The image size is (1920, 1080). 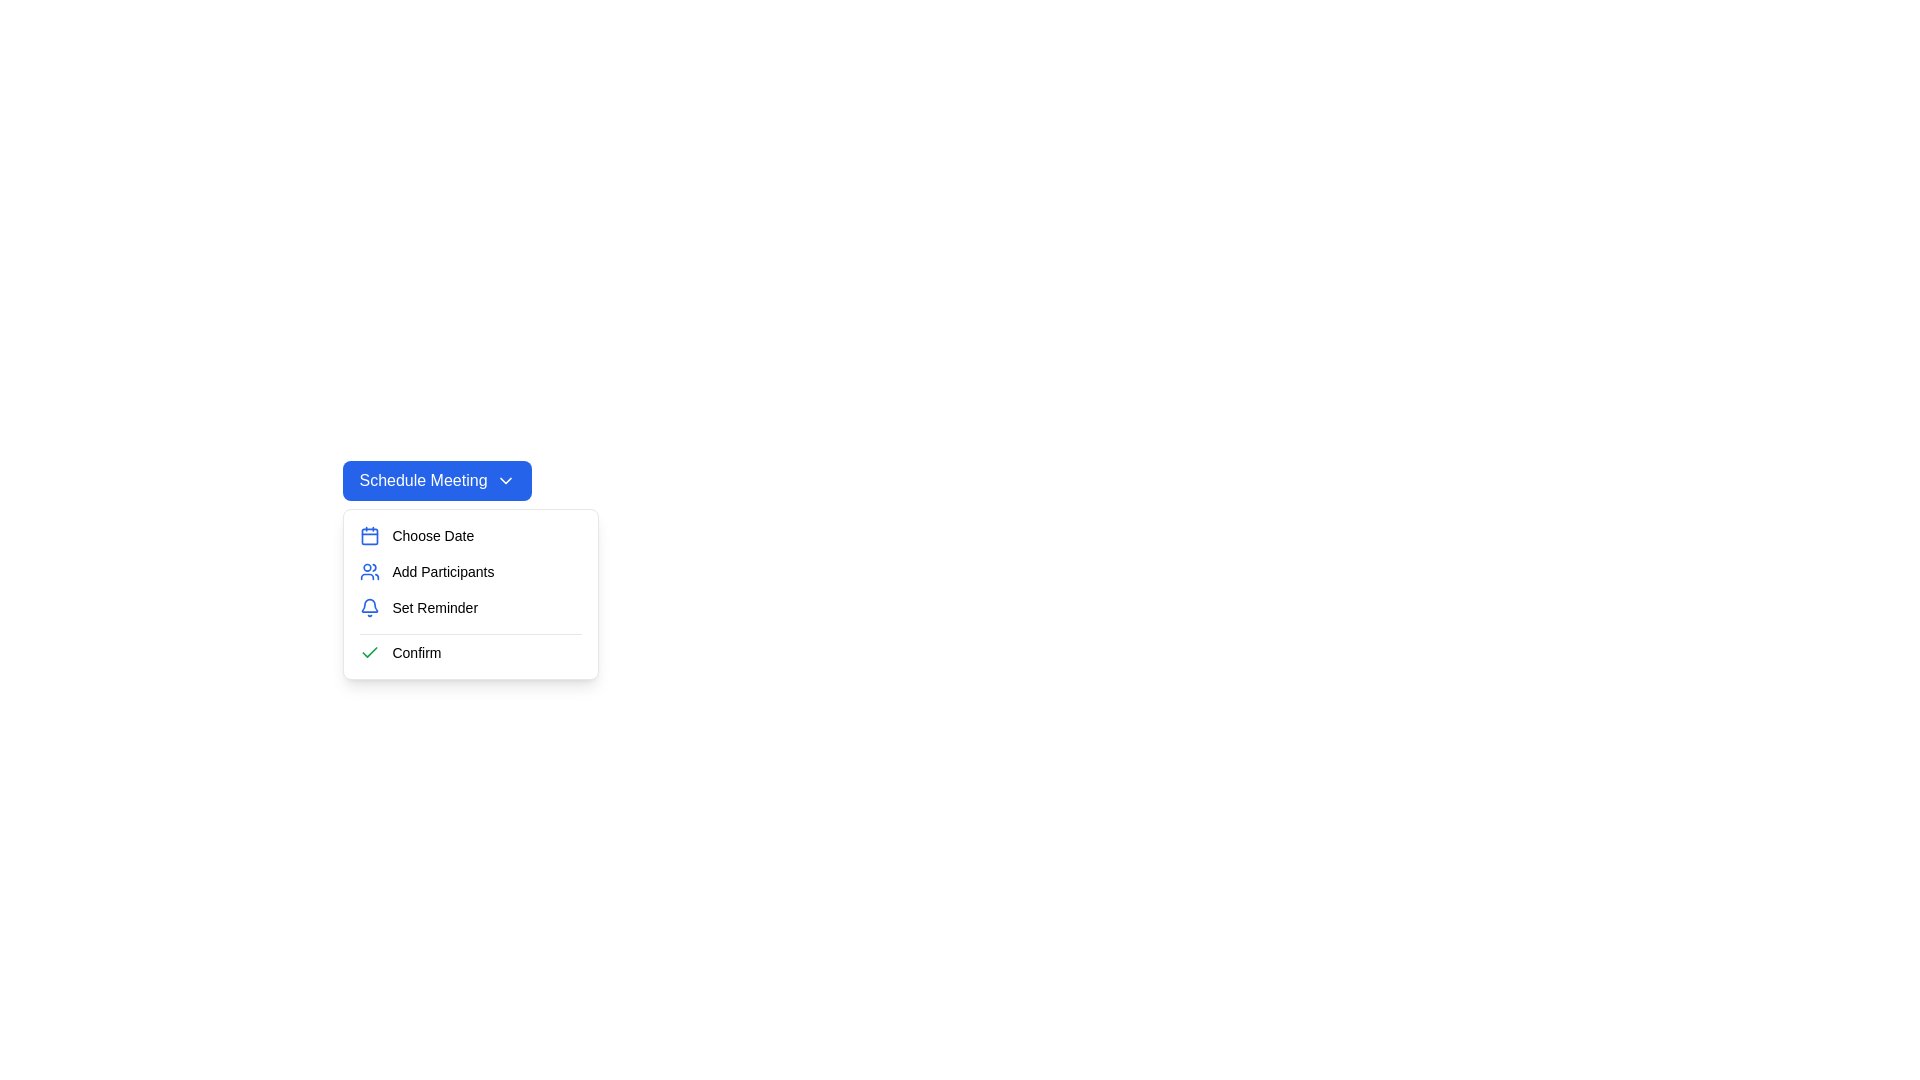 What do you see at coordinates (432, 535) in the screenshot?
I see `the 'Choose Date' label in the dropdown menu` at bounding box center [432, 535].